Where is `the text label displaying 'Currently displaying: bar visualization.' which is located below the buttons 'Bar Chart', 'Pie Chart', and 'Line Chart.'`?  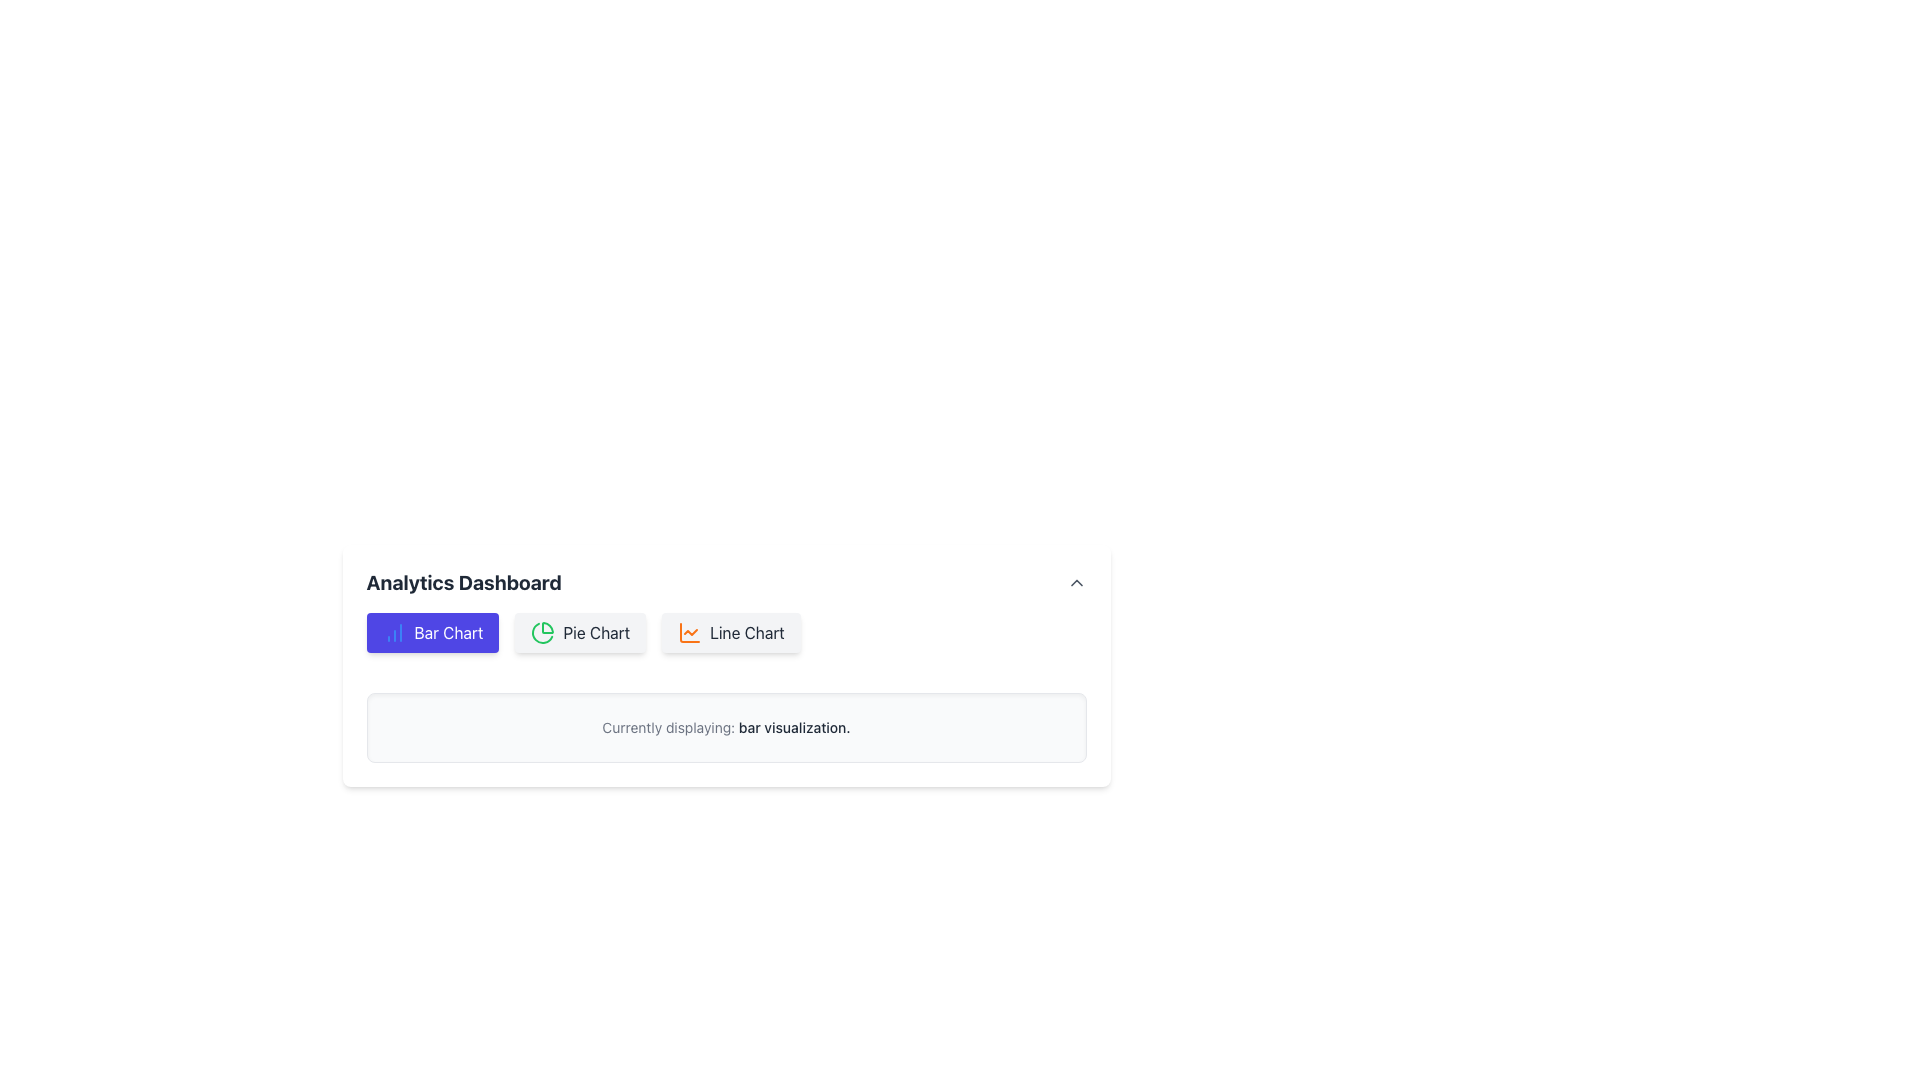
the text label displaying 'Currently displaying: bar visualization.' which is located below the buttons 'Bar Chart', 'Pie Chart', and 'Line Chart.' is located at coordinates (725, 728).